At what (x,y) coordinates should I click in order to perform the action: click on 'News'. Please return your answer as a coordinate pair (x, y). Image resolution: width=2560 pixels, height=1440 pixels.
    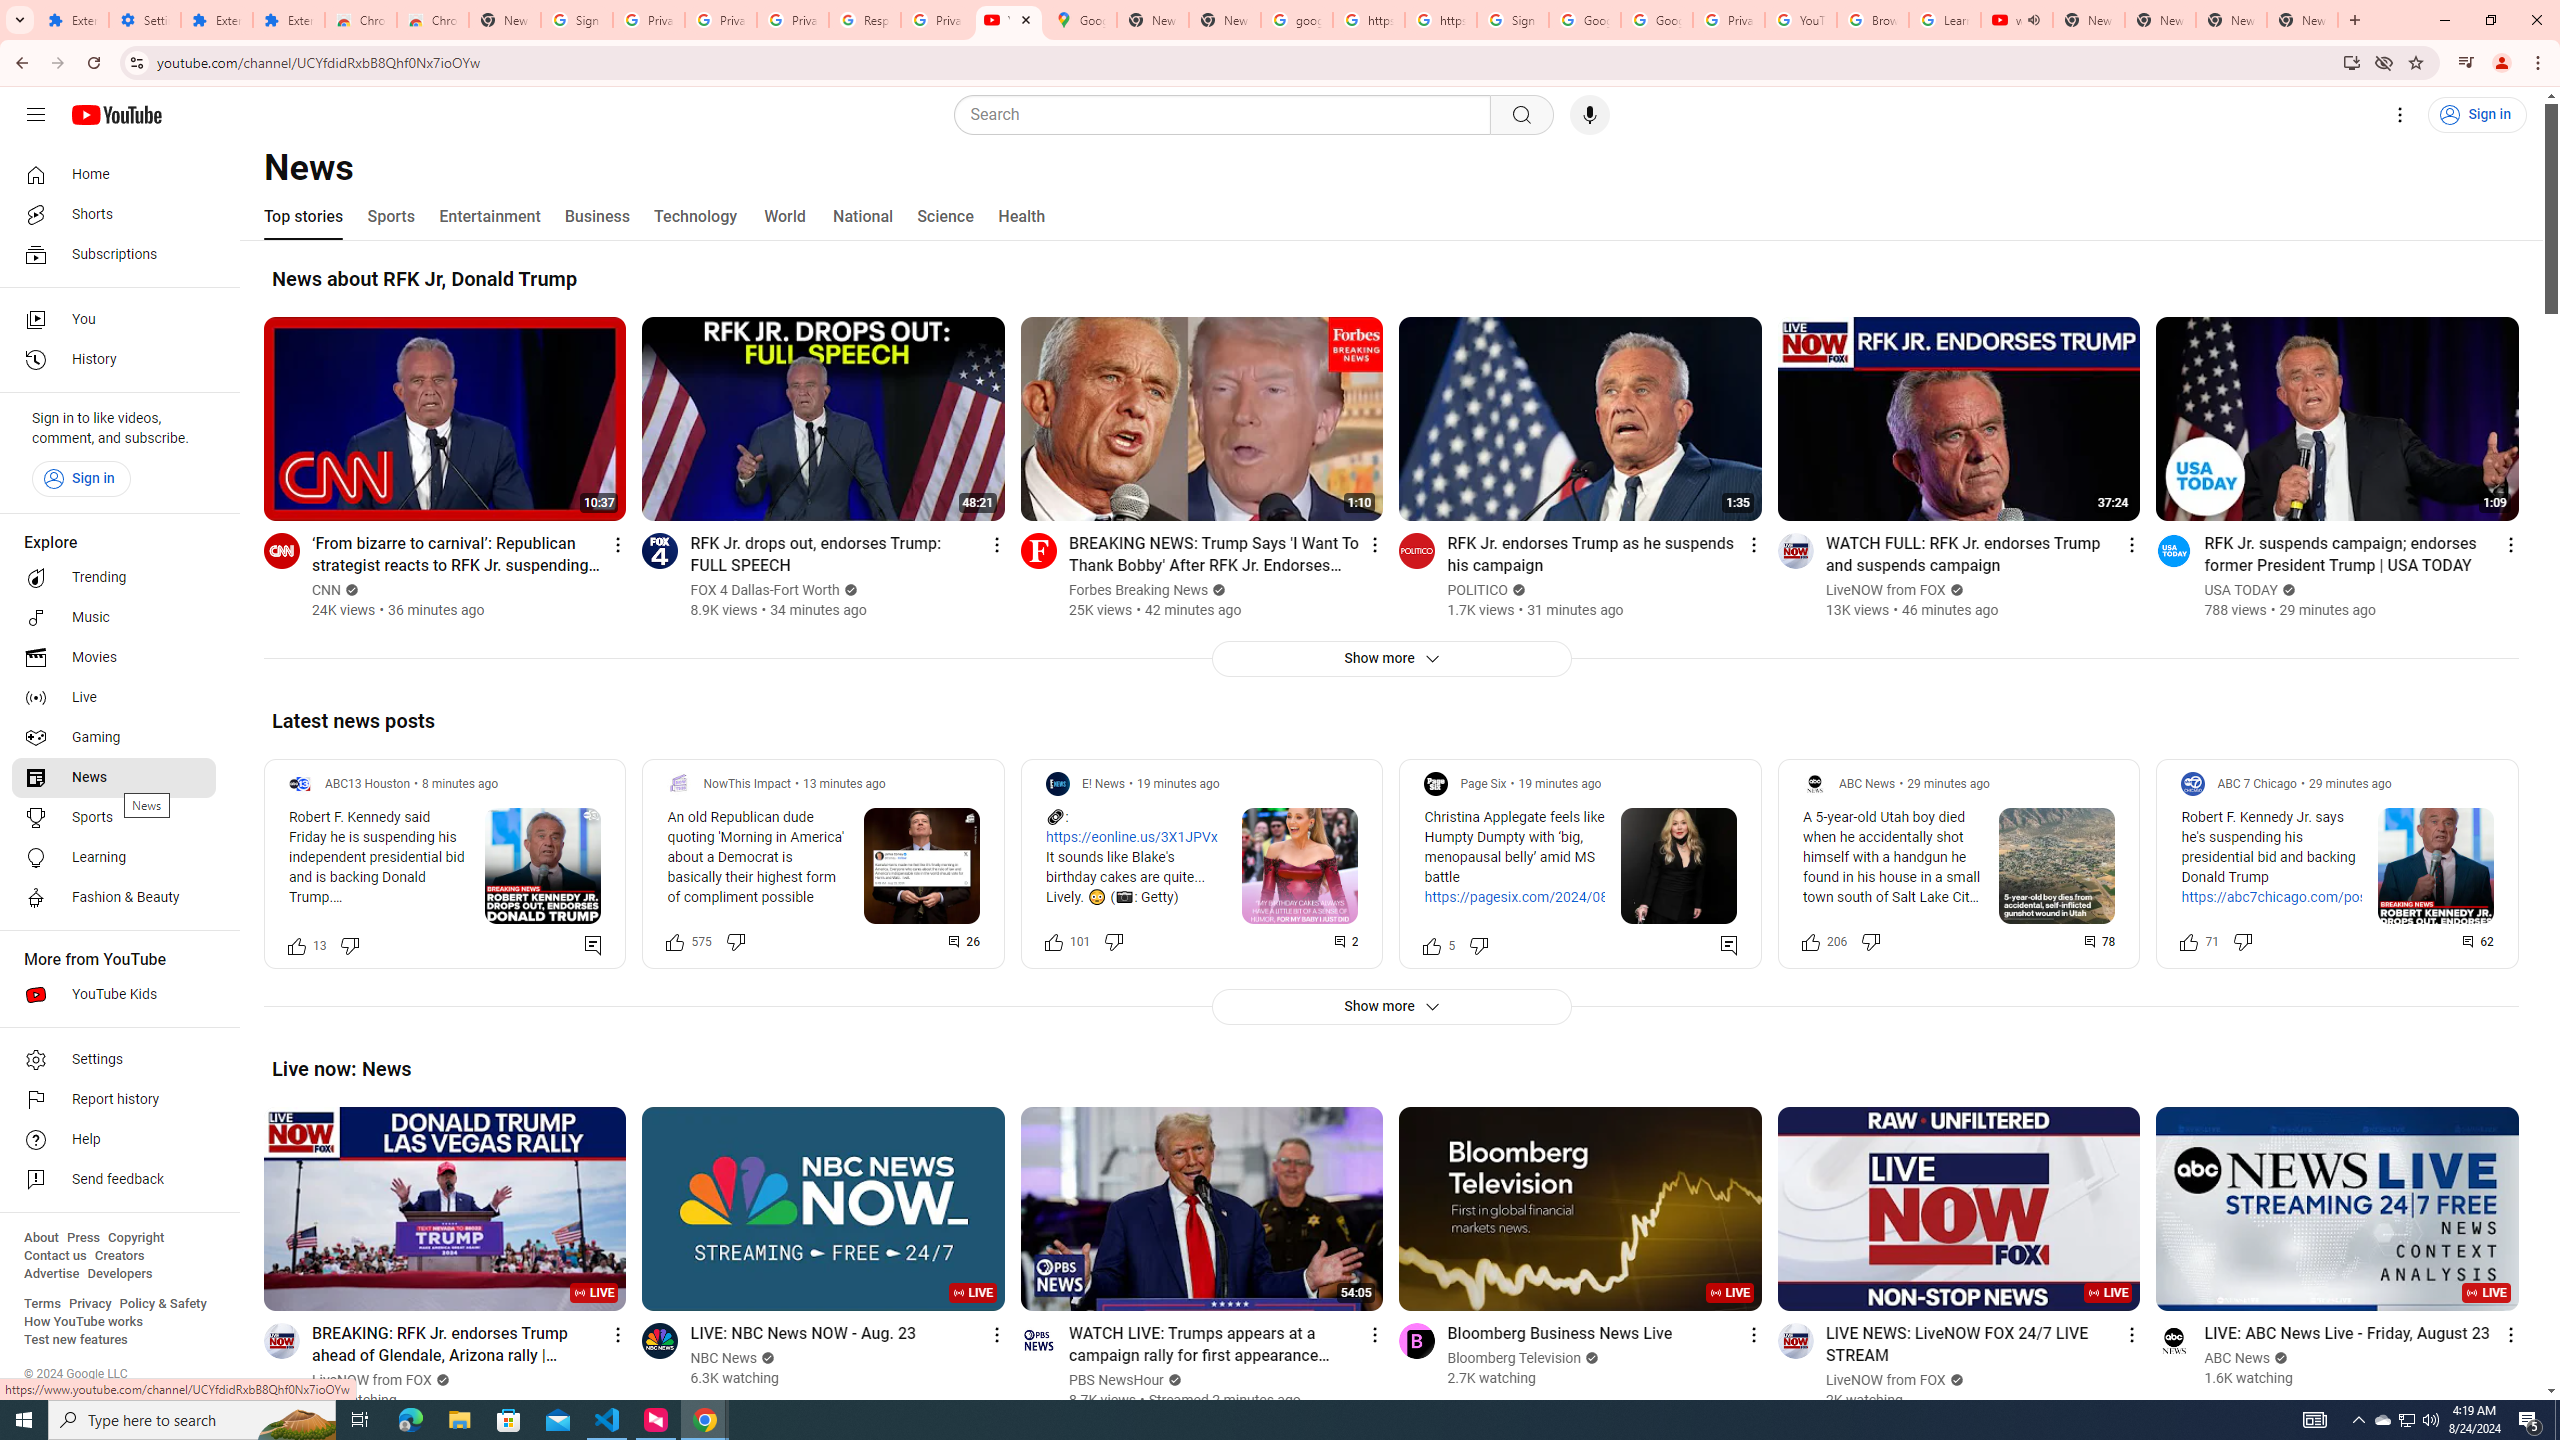
    Looking at the image, I should click on (113, 777).